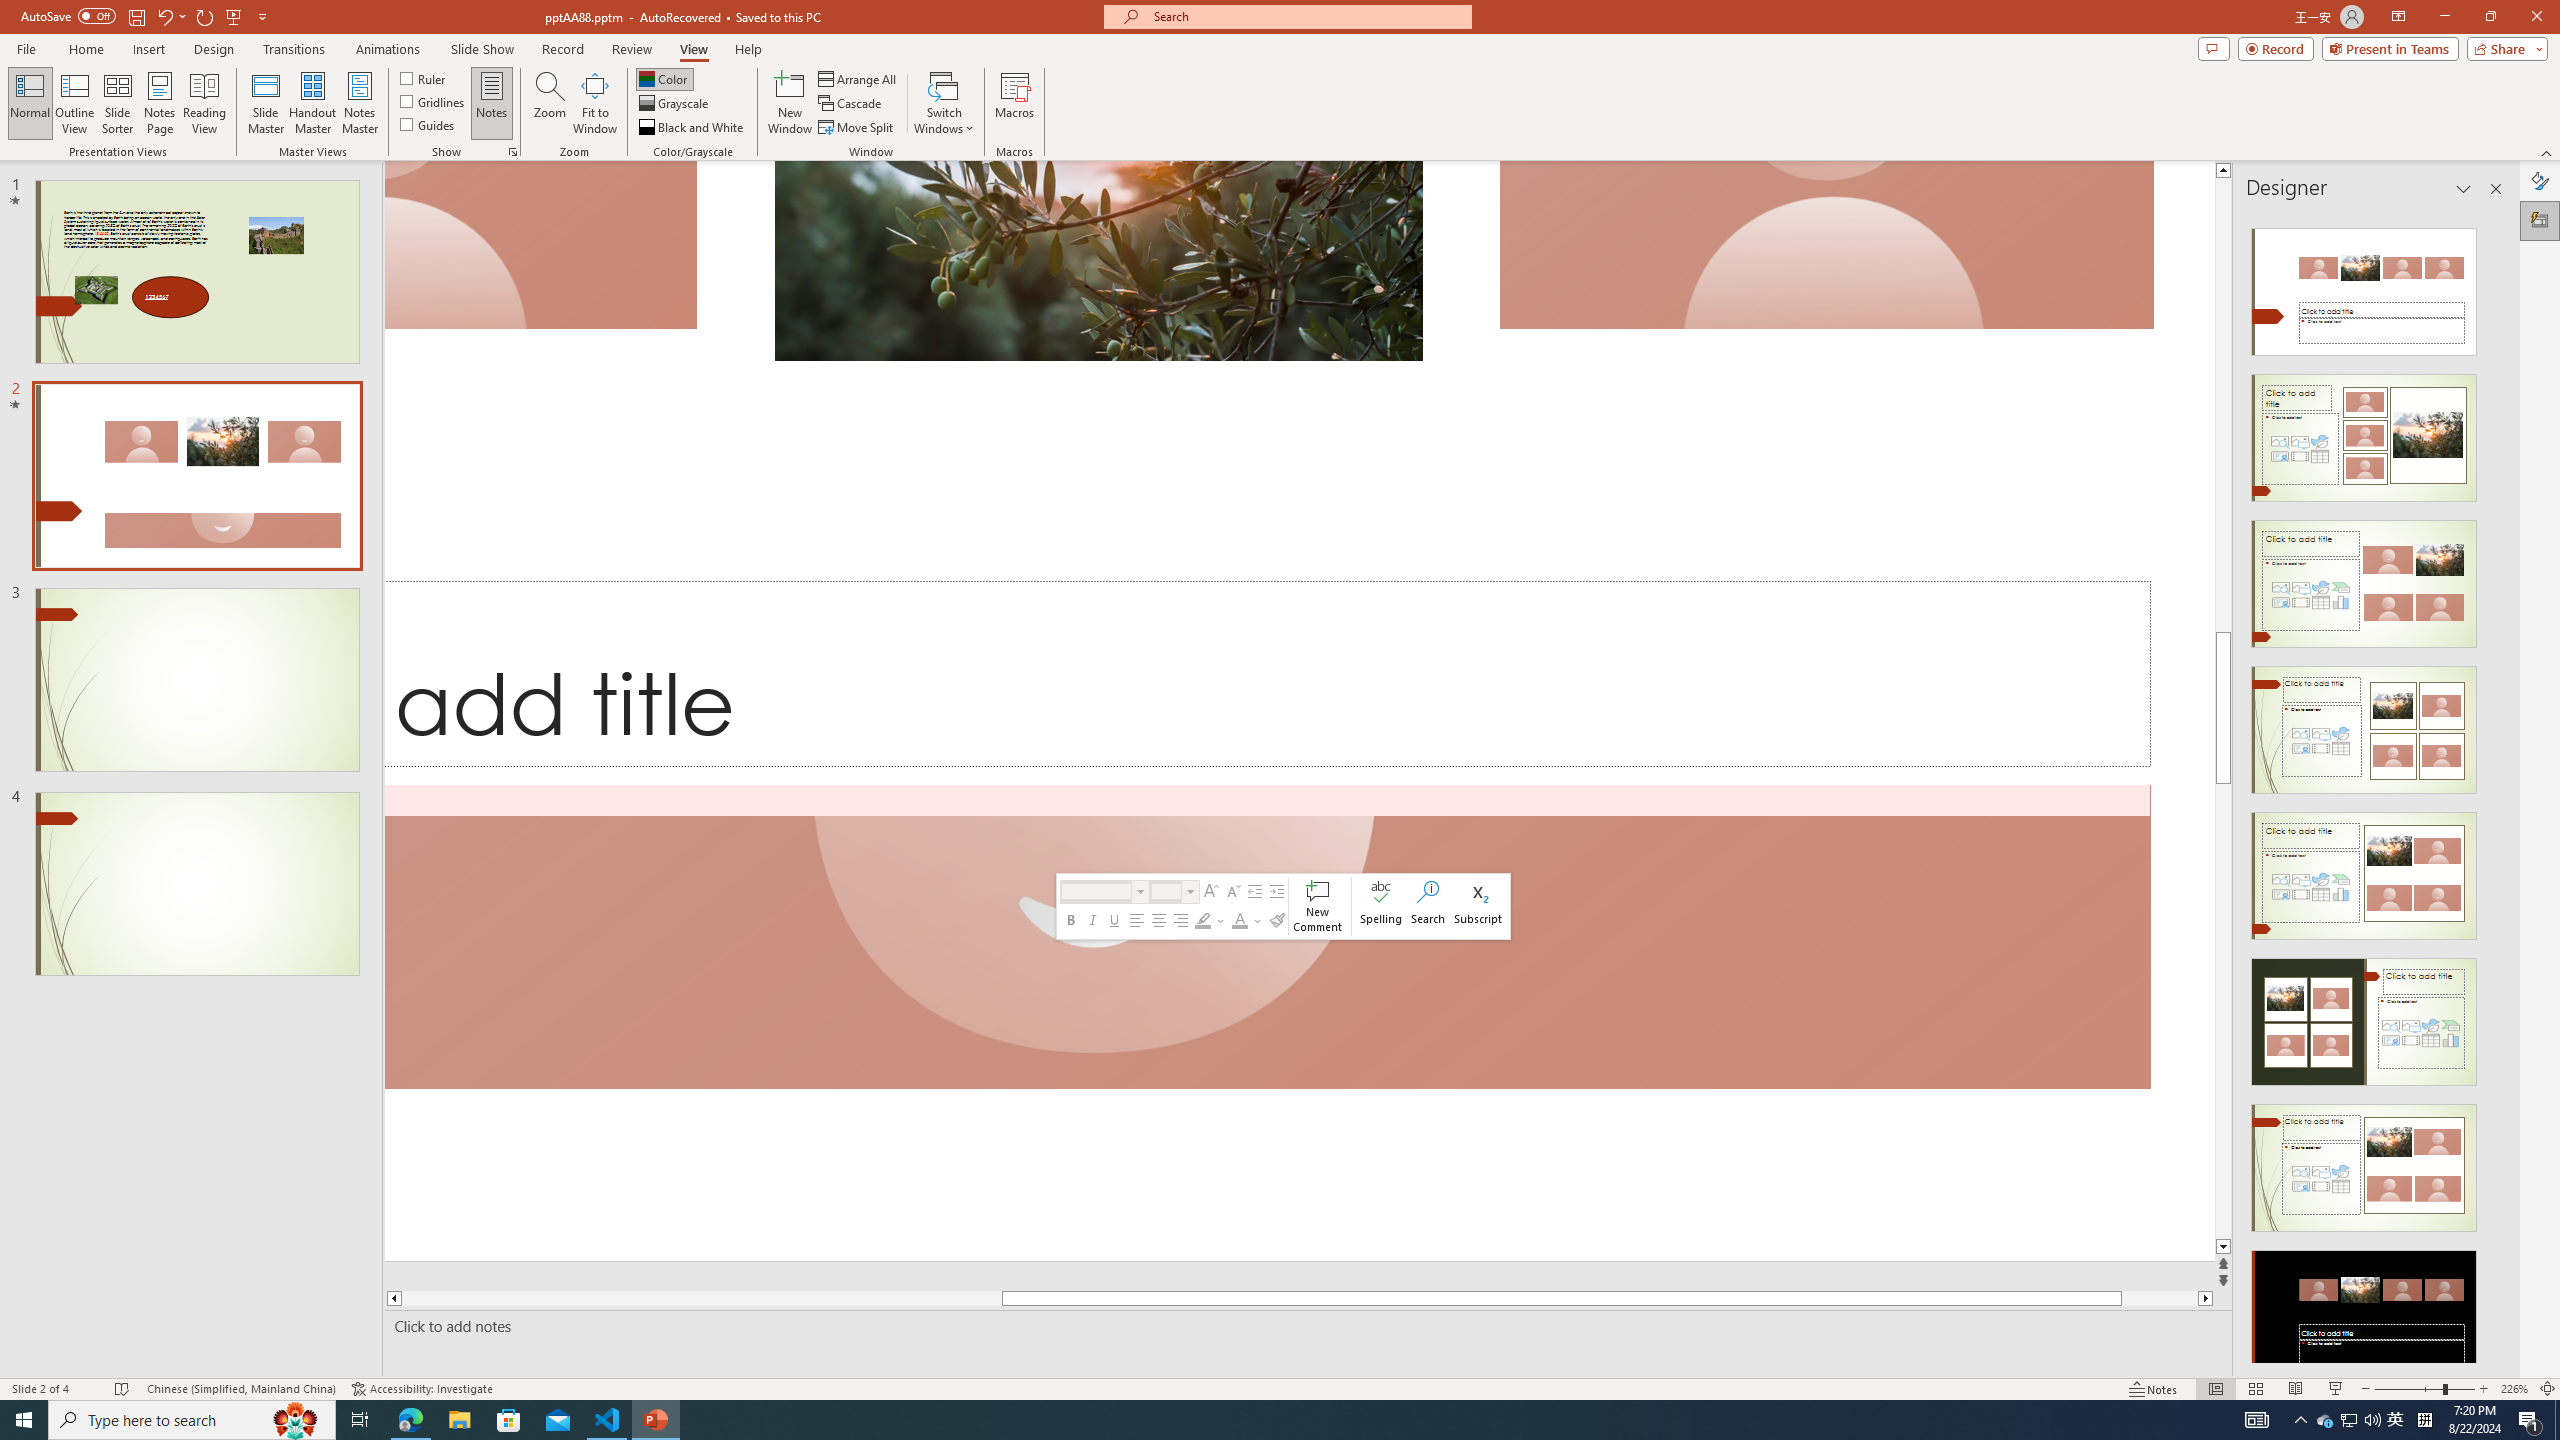 Image resolution: width=2560 pixels, height=1440 pixels. Describe the element at coordinates (1477, 905) in the screenshot. I see `'Subscript'` at that location.